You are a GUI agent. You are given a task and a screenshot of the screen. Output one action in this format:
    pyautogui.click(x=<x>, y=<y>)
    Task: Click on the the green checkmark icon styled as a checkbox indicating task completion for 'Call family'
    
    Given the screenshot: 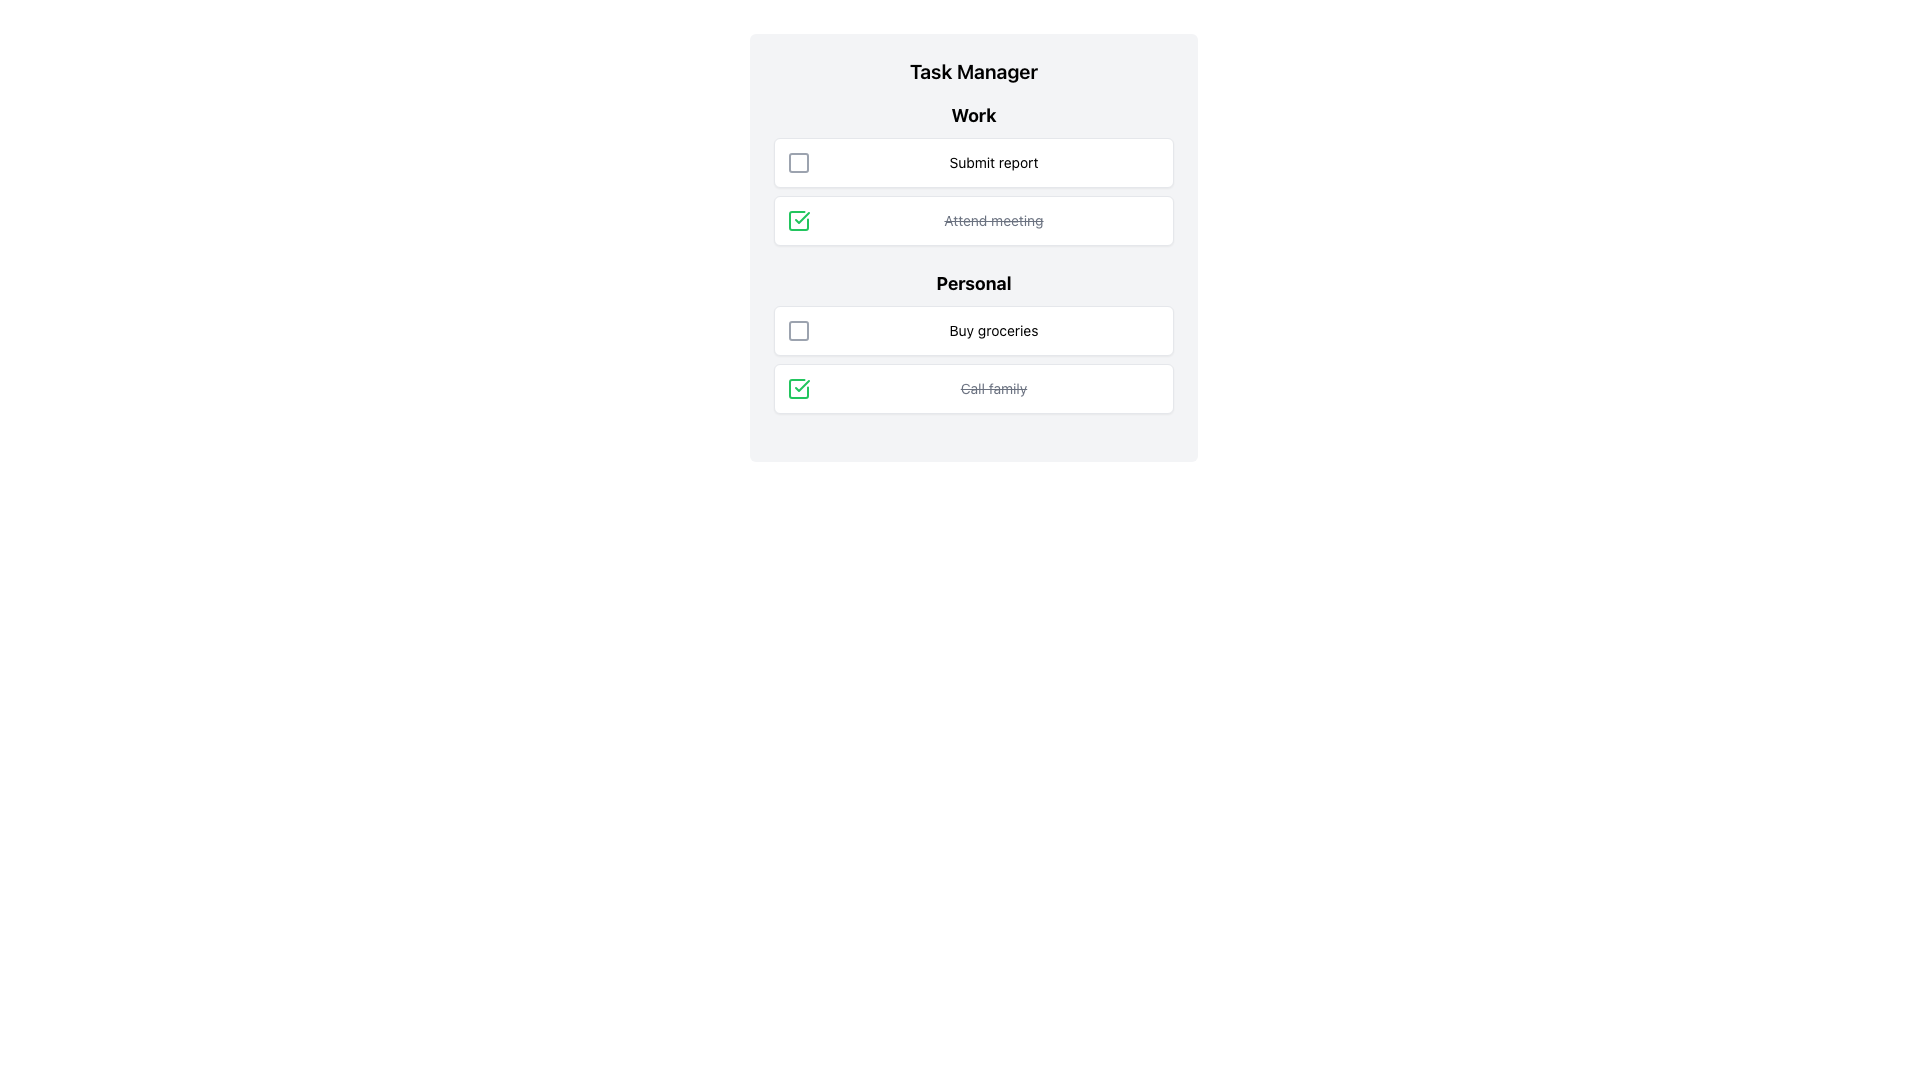 What is the action you would take?
    pyautogui.click(x=797, y=389)
    